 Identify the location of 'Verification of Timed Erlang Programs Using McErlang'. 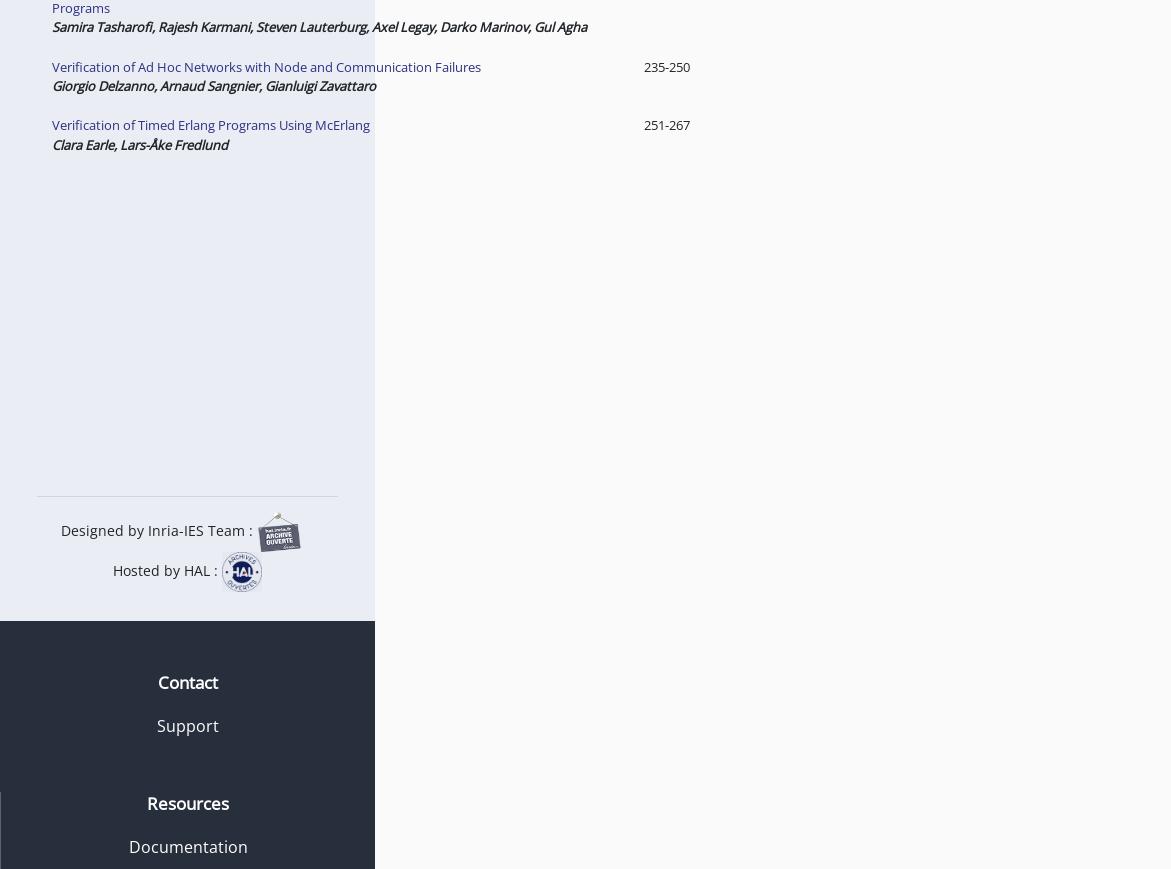
(208, 123).